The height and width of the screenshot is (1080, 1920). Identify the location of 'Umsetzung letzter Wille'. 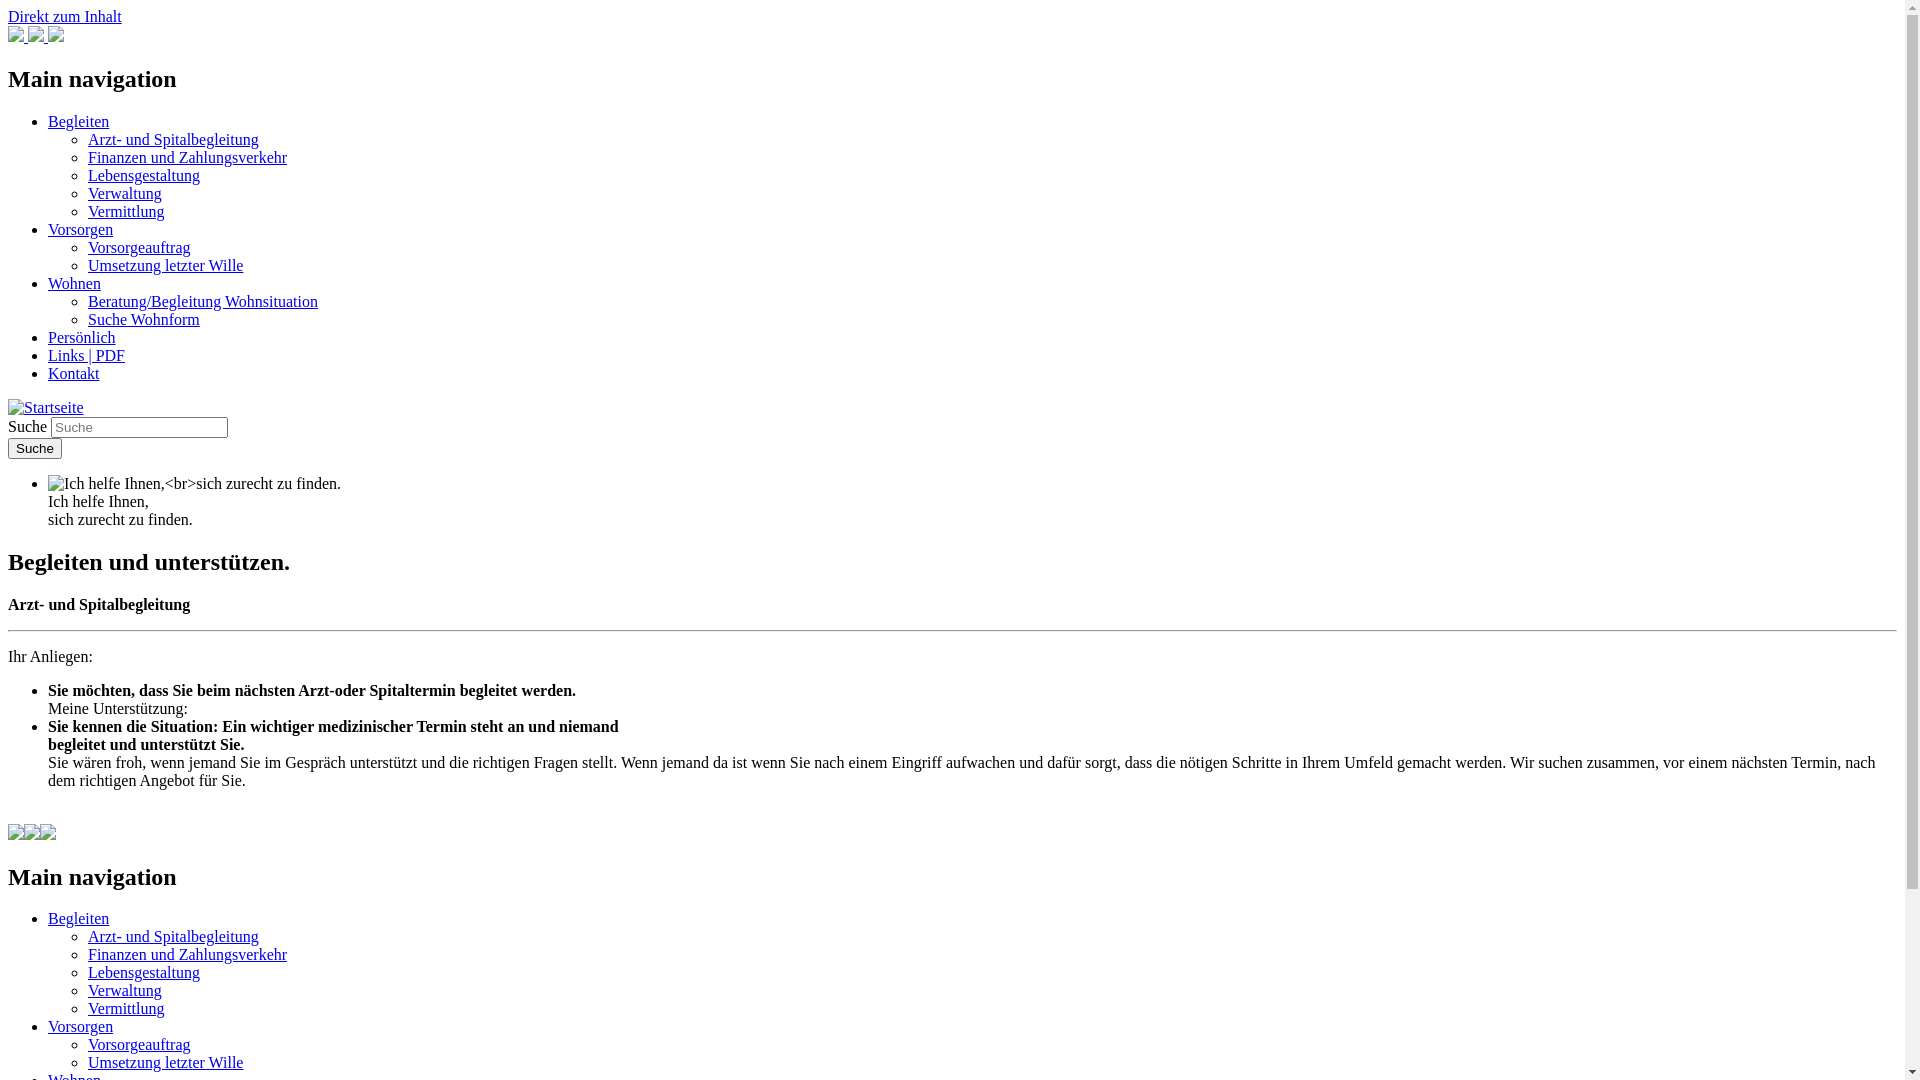
(165, 1061).